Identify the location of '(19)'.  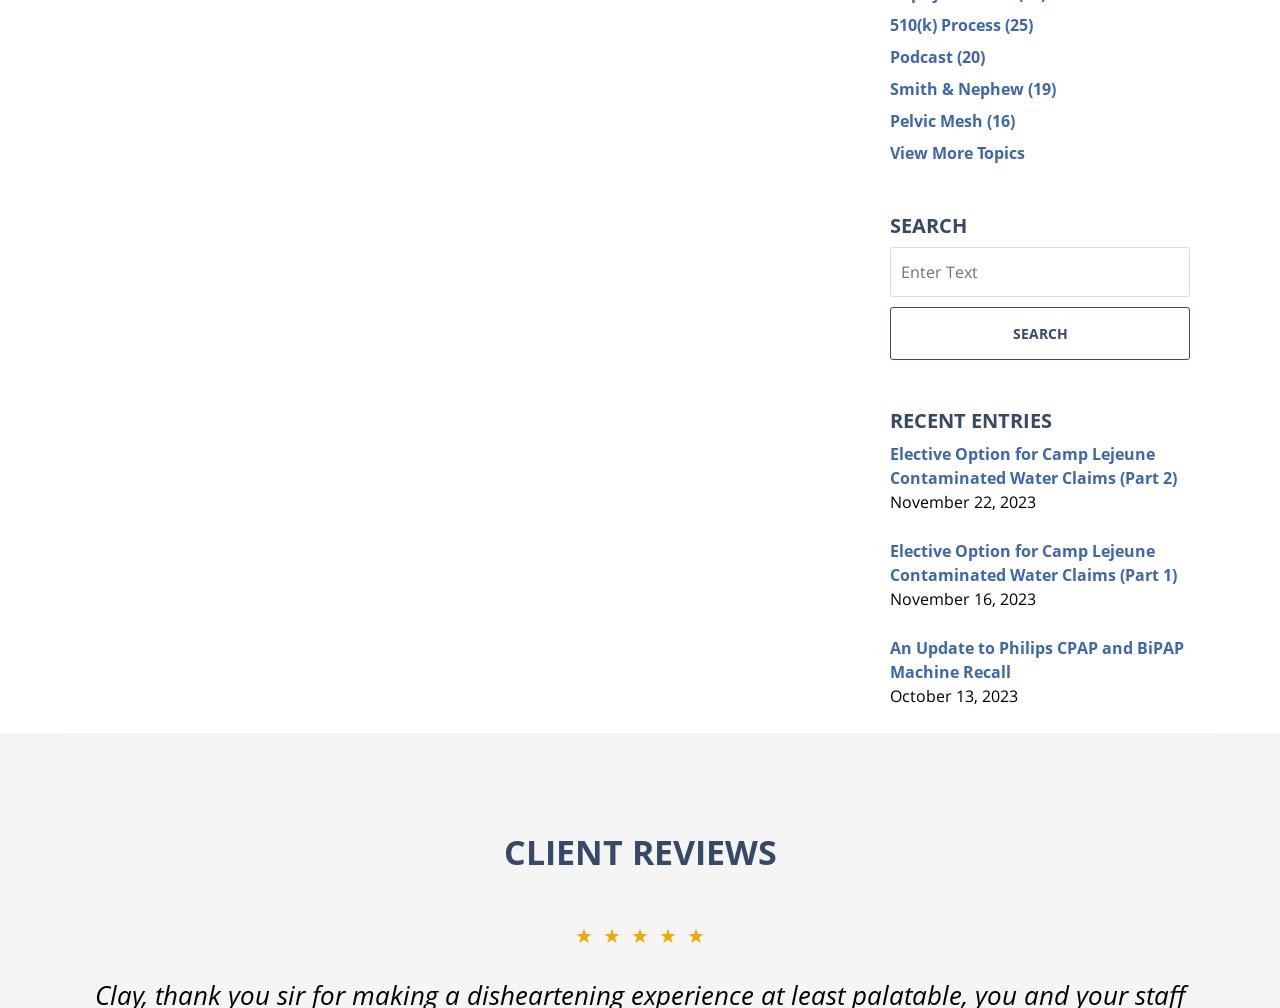
(1041, 87).